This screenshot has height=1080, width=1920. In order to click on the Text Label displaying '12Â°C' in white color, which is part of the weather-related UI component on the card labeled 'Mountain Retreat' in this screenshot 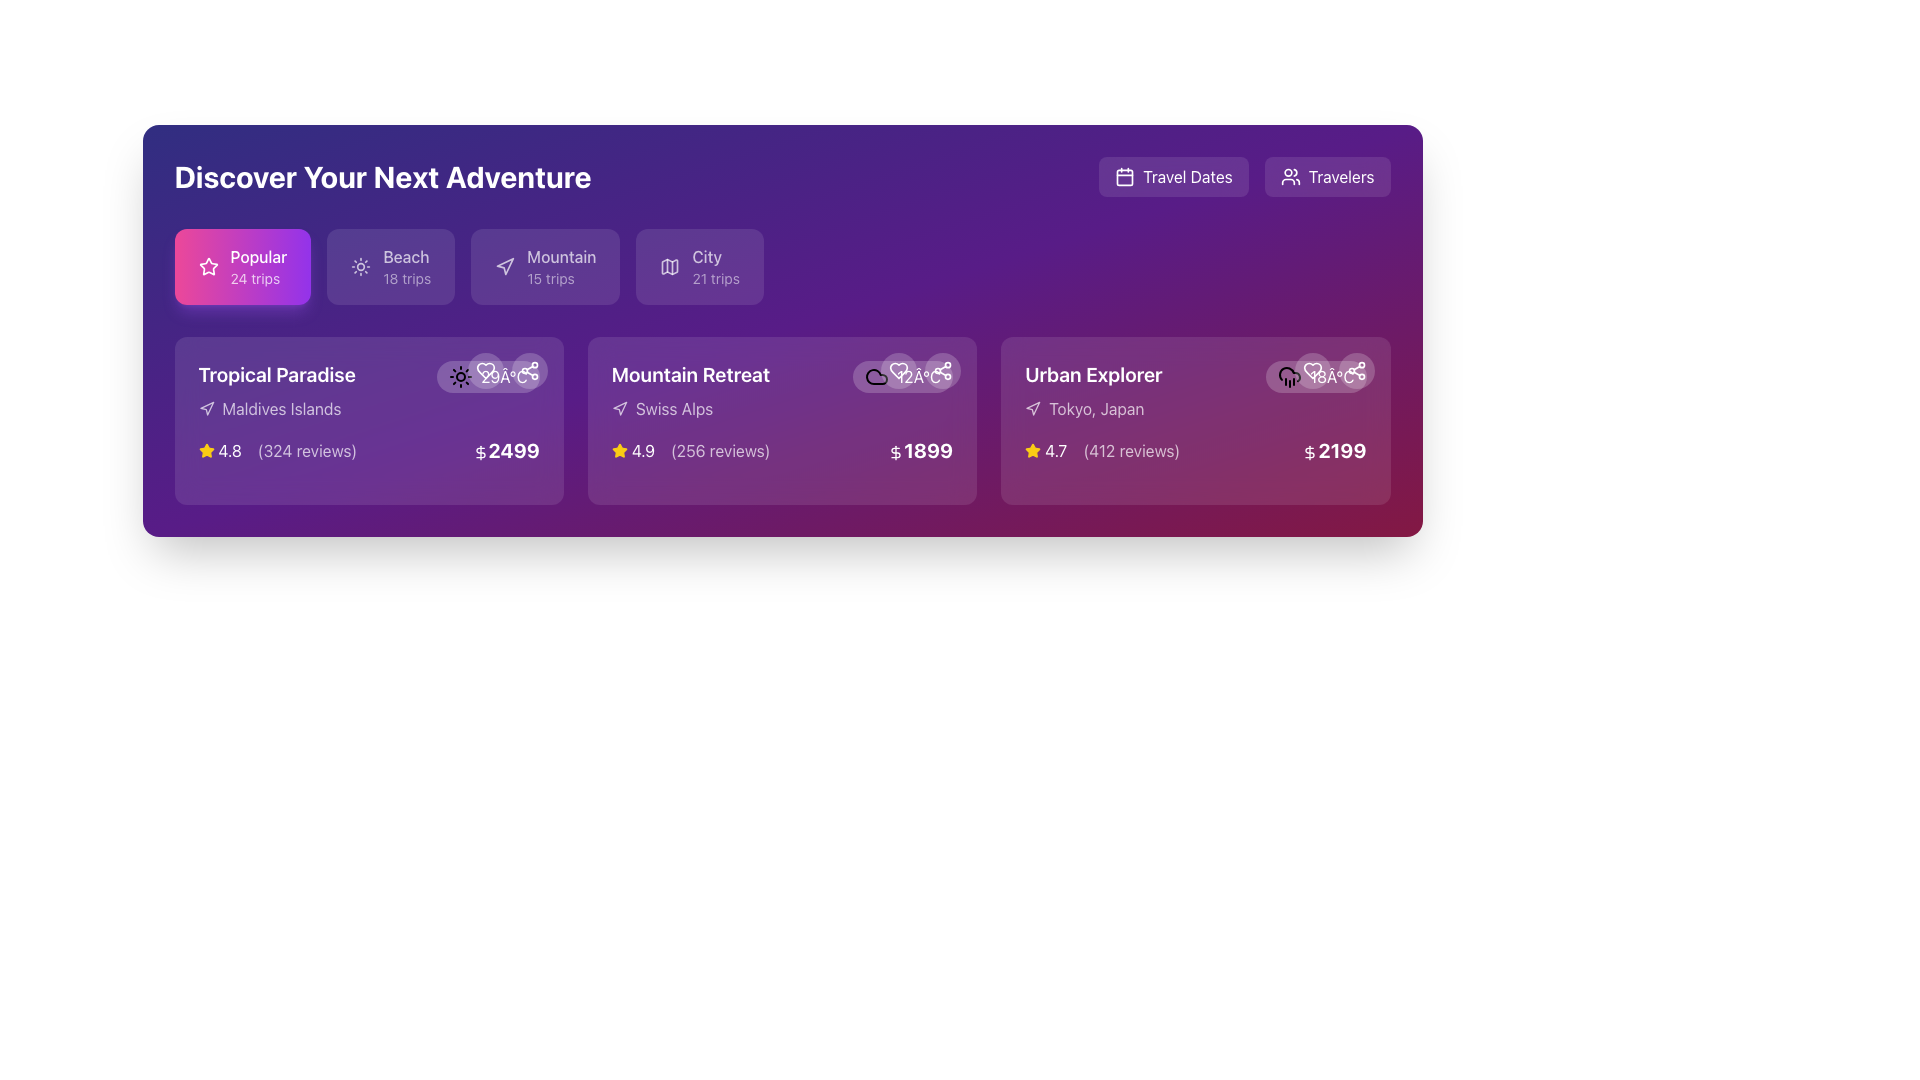, I will do `click(918, 377)`.